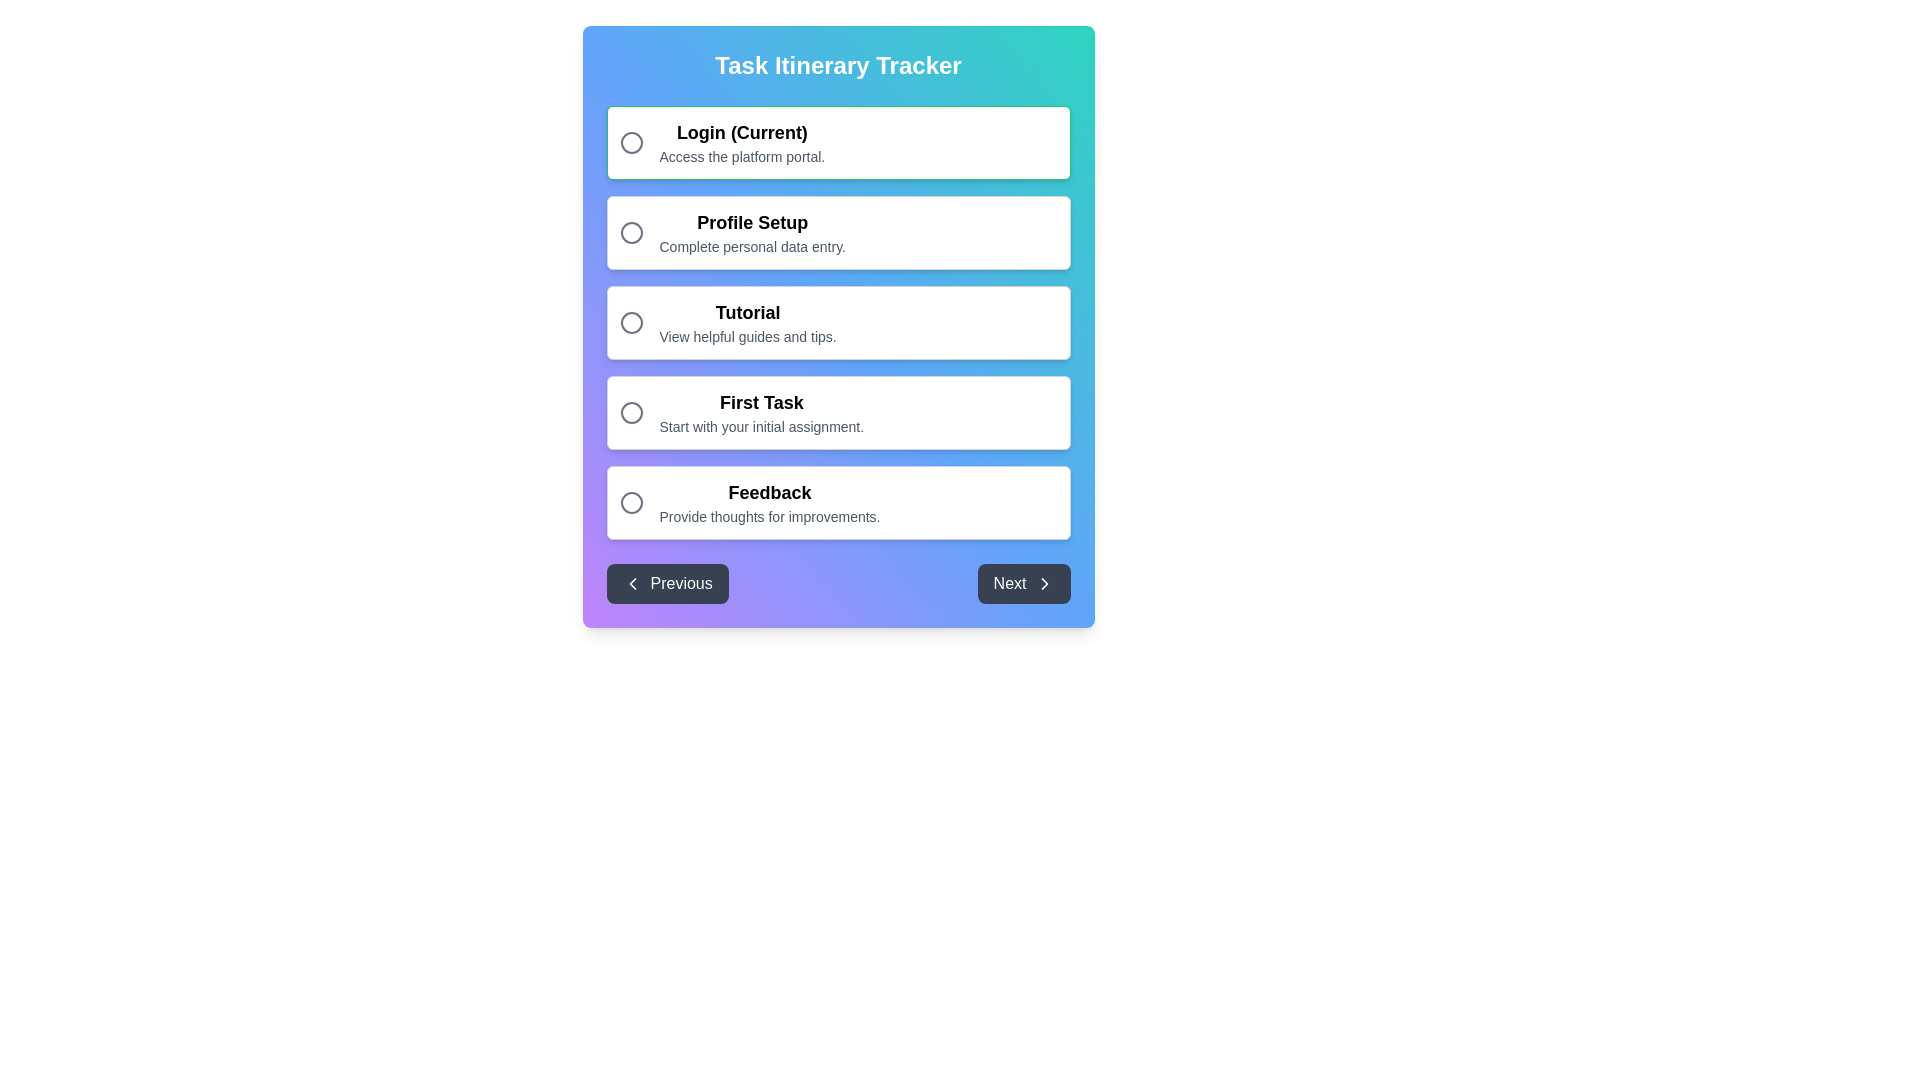  What do you see at coordinates (768, 515) in the screenshot?
I see `the text label displaying 'Provide thoughts for improvements.' located below the 'Feedback' header in the 'Task Itinerary Tracker' section` at bounding box center [768, 515].